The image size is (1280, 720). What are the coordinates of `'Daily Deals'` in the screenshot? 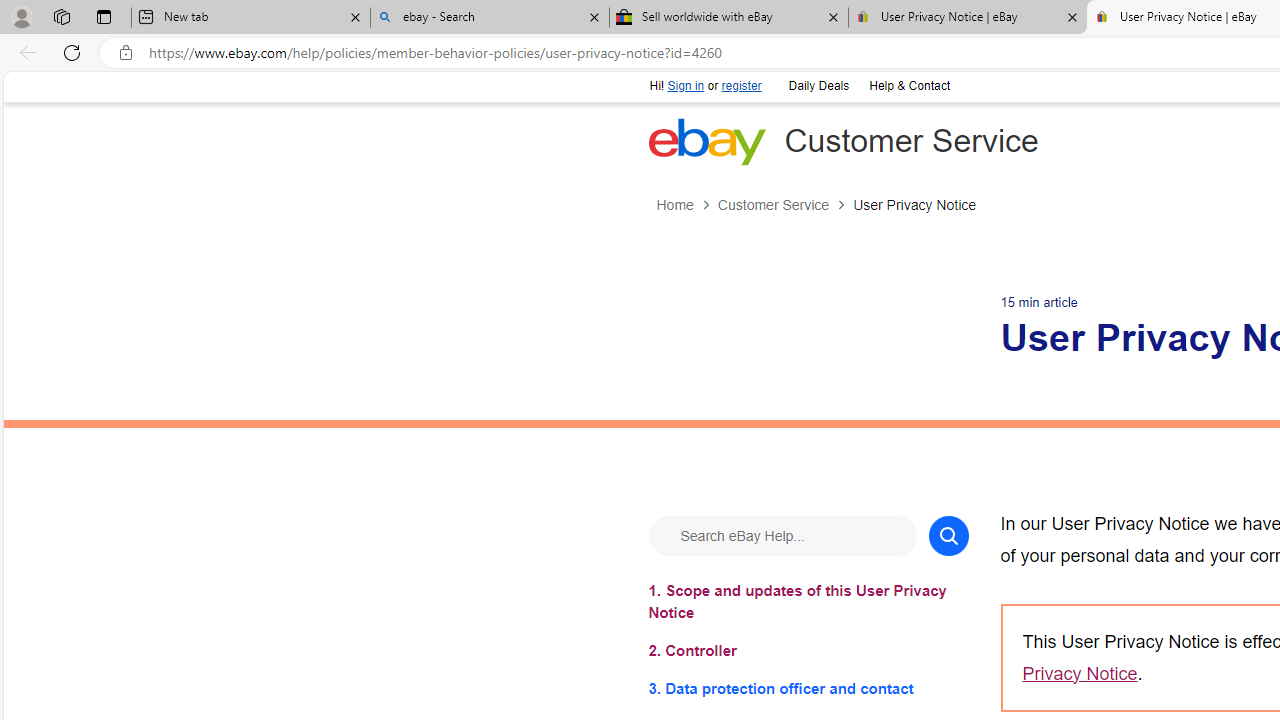 It's located at (819, 86).